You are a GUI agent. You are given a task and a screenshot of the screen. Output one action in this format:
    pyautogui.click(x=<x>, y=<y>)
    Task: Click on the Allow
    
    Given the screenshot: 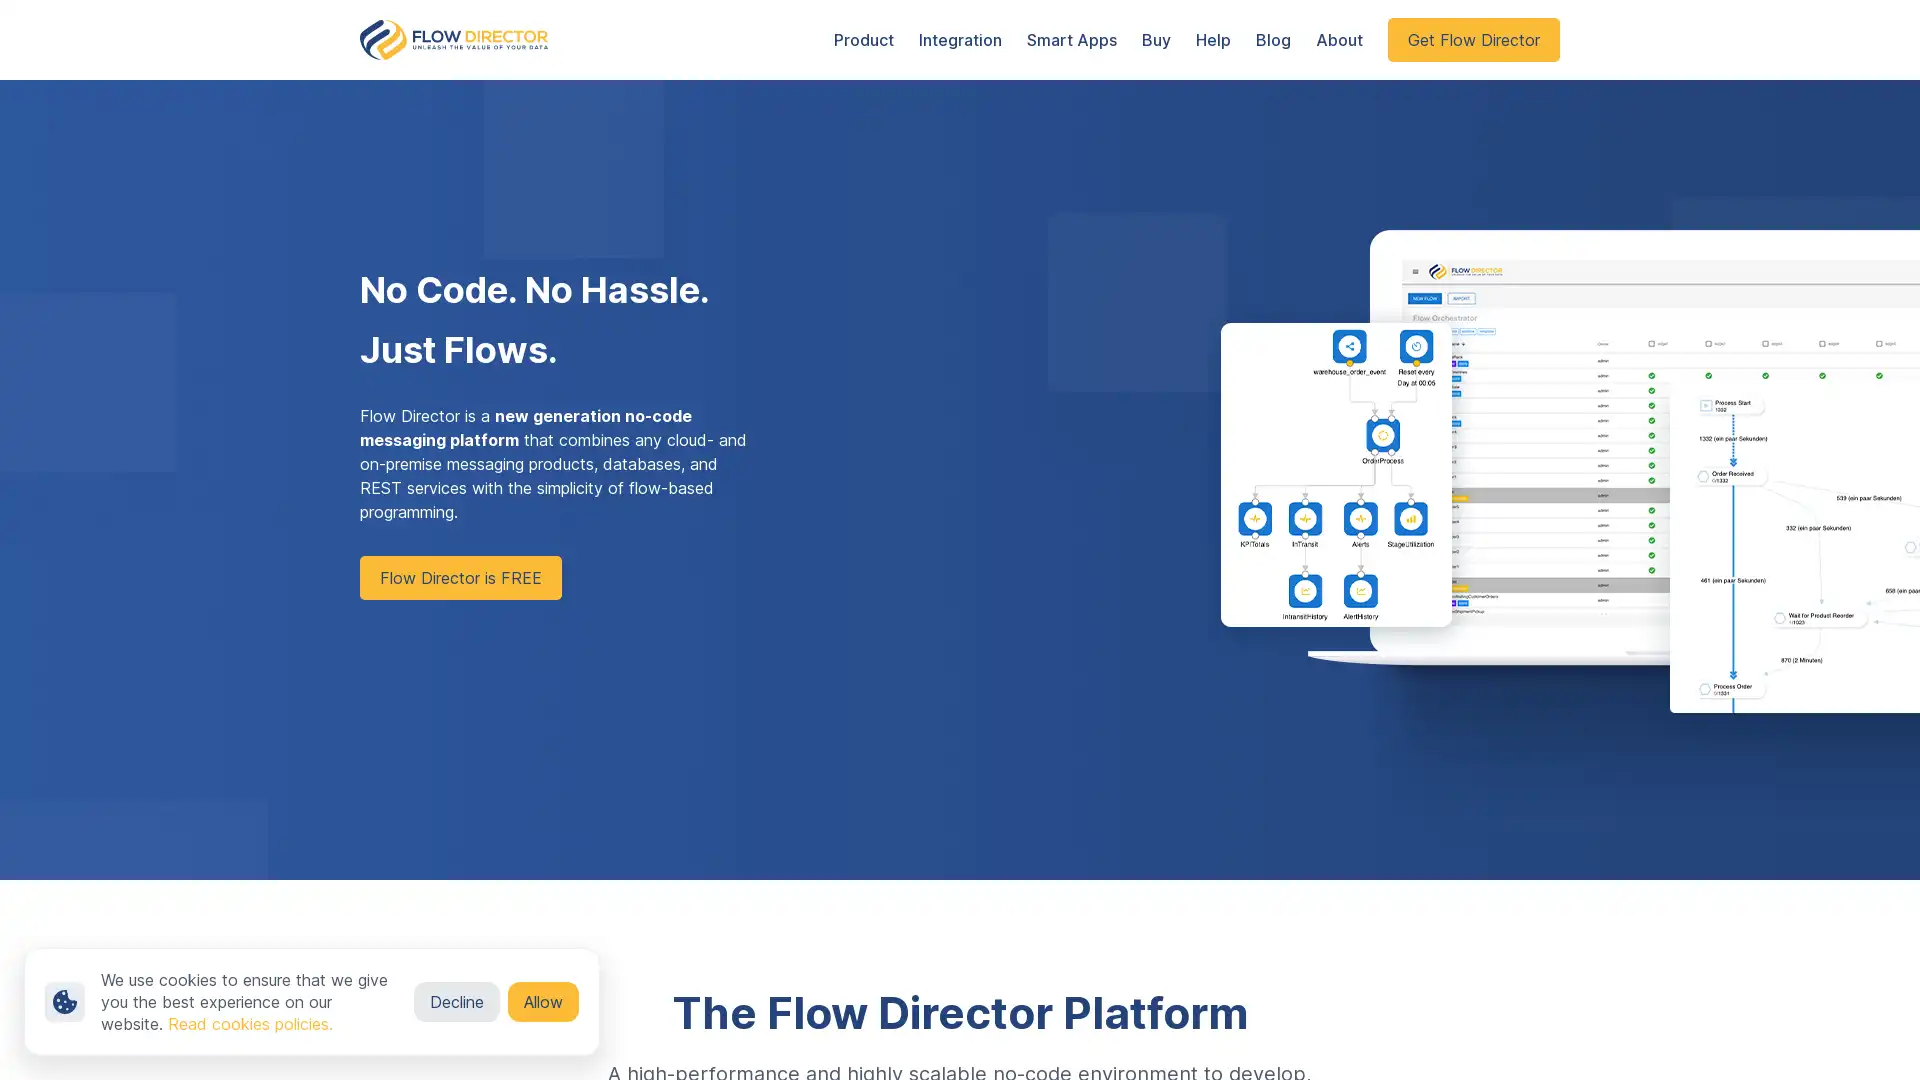 What is the action you would take?
    pyautogui.click(x=543, y=1002)
    